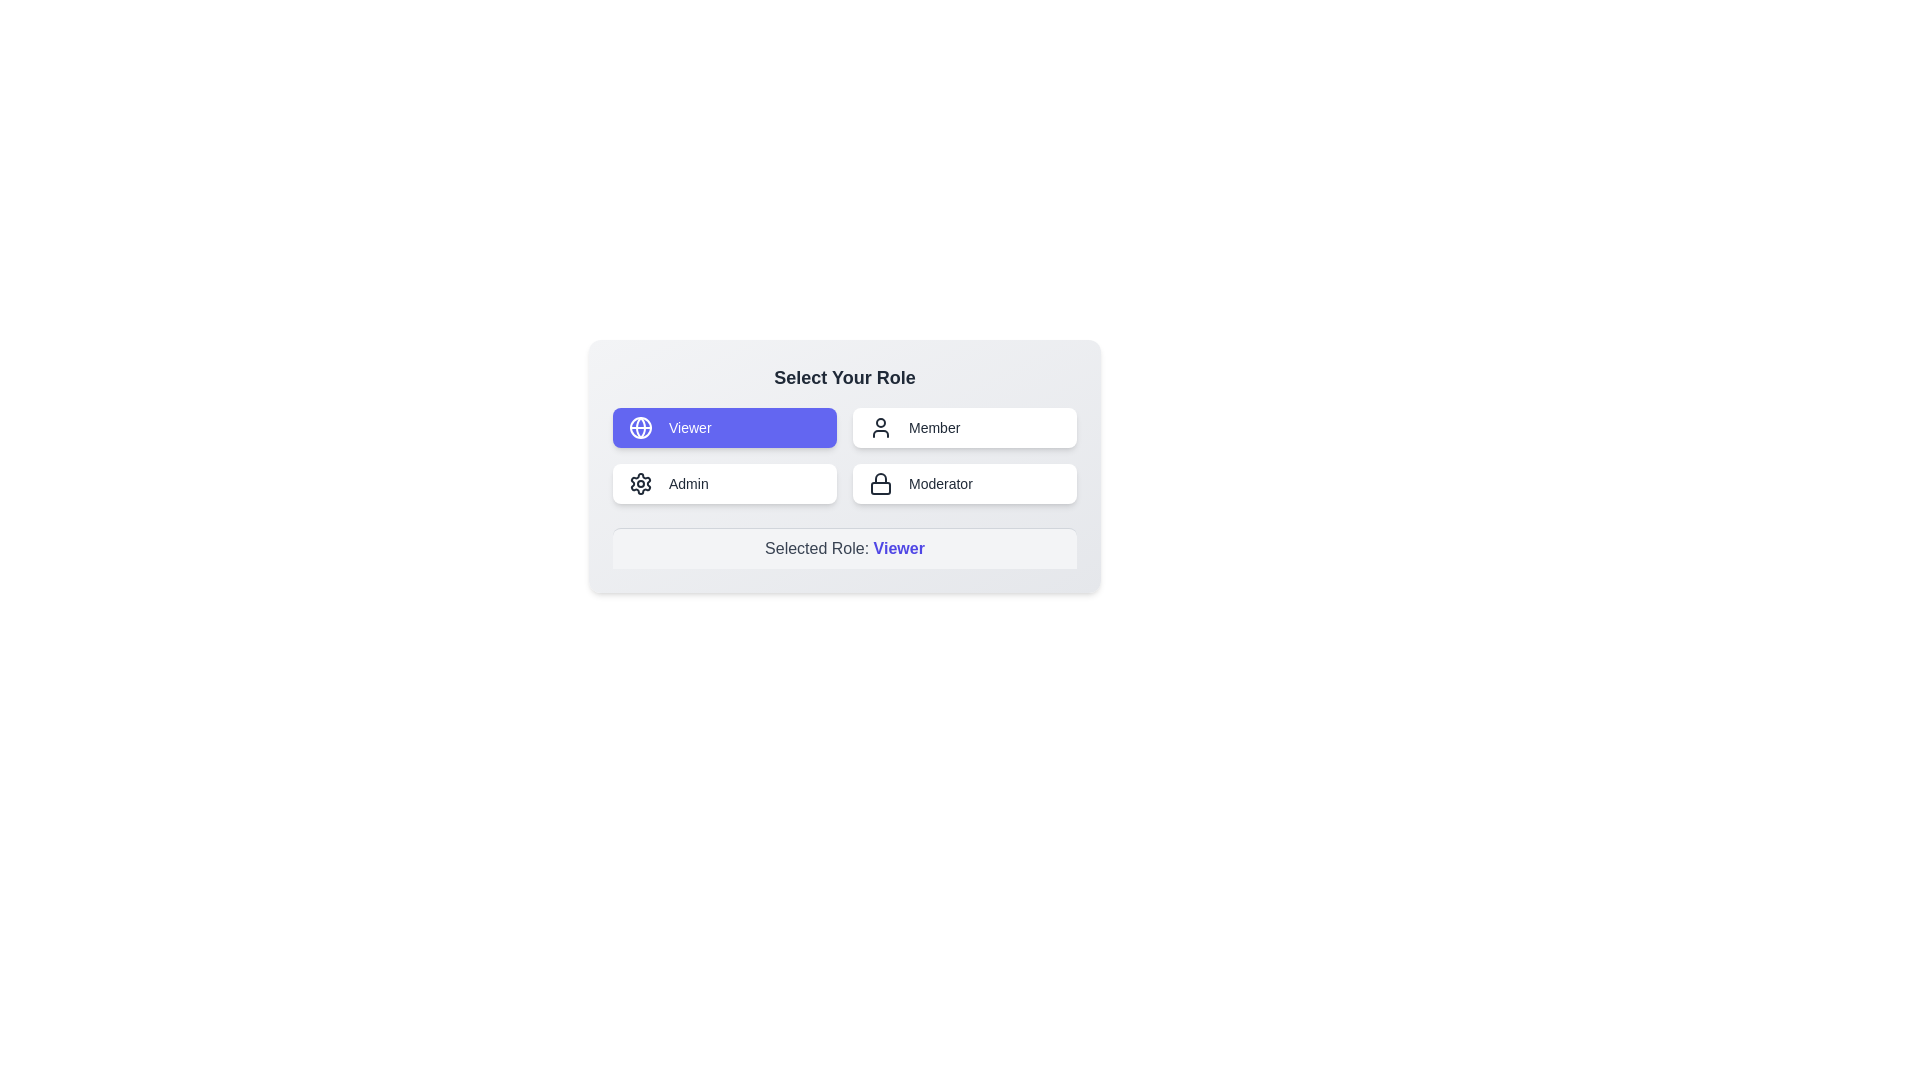 This screenshot has width=1920, height=1080. Describe the element at coordinates (964, 427) in the screenshot. I see `the role button labeled Member` at that location.